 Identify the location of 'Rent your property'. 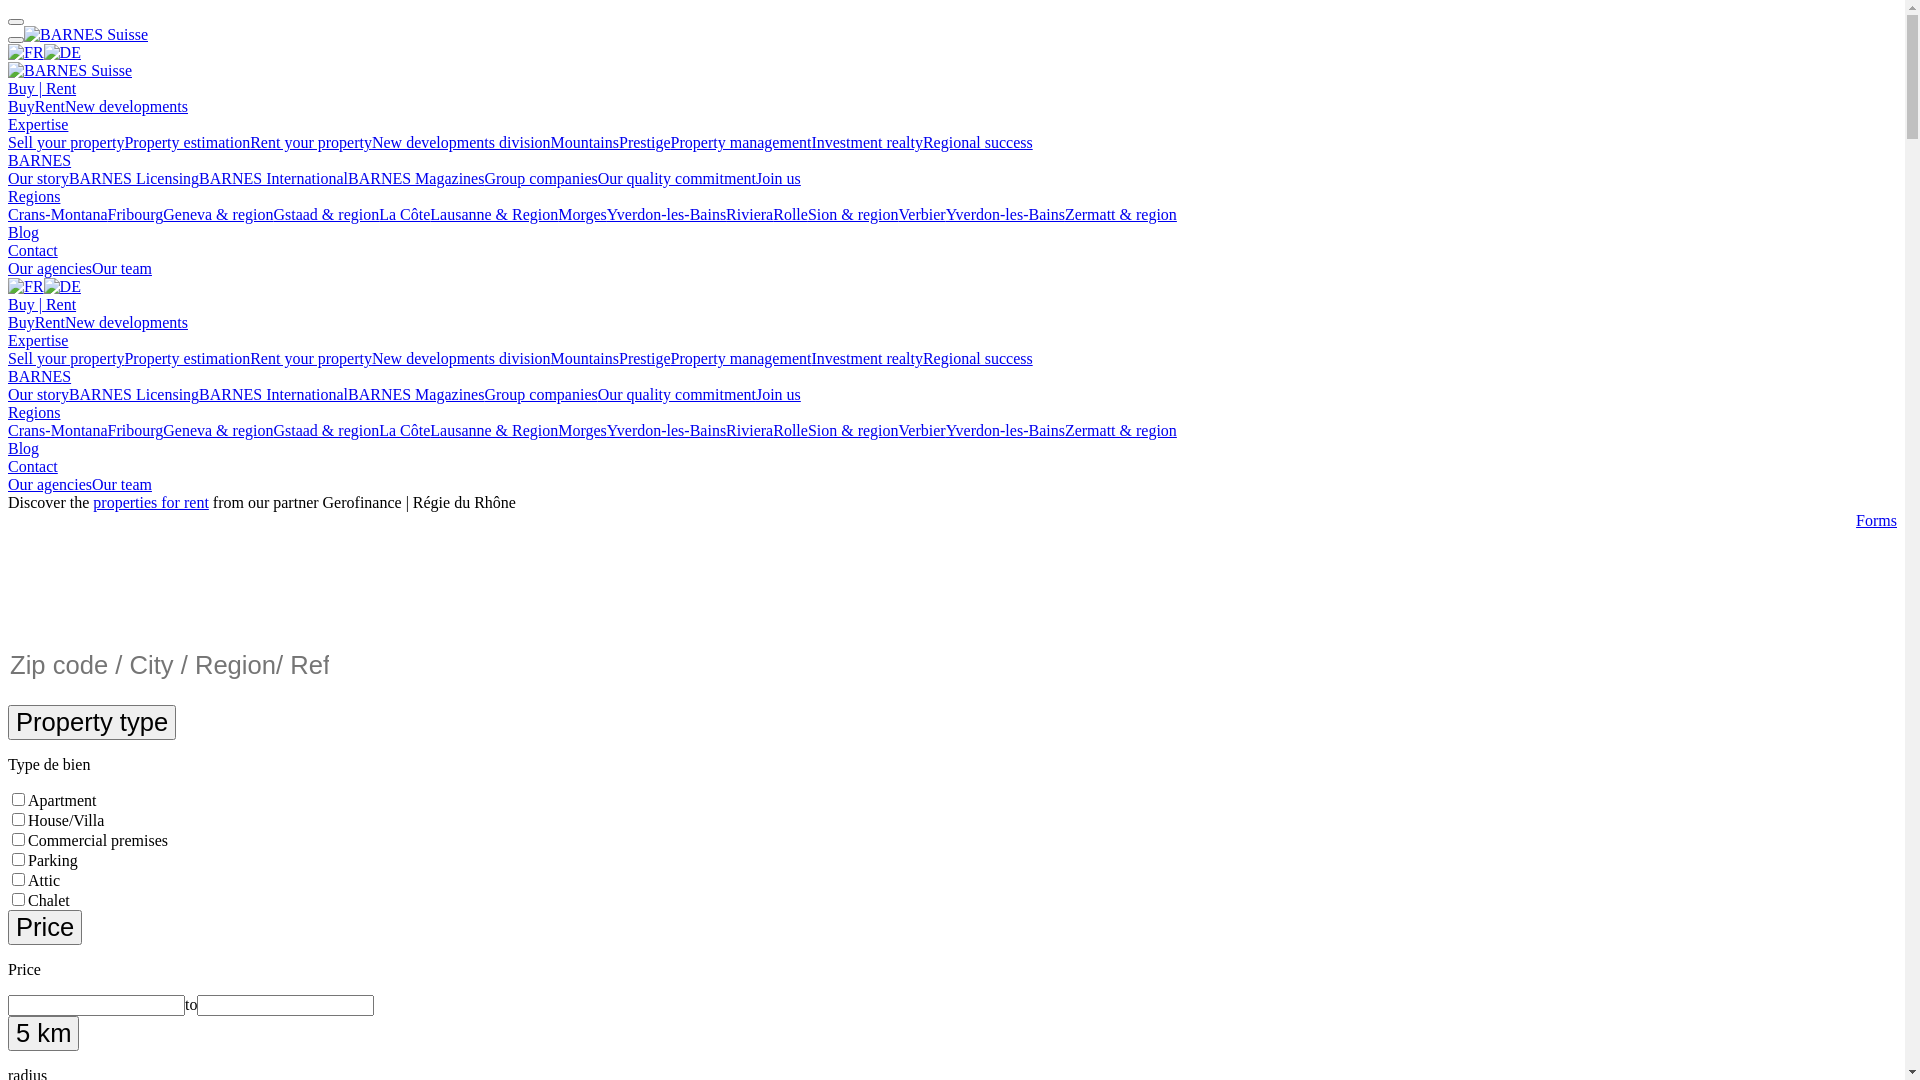
(310, 141).